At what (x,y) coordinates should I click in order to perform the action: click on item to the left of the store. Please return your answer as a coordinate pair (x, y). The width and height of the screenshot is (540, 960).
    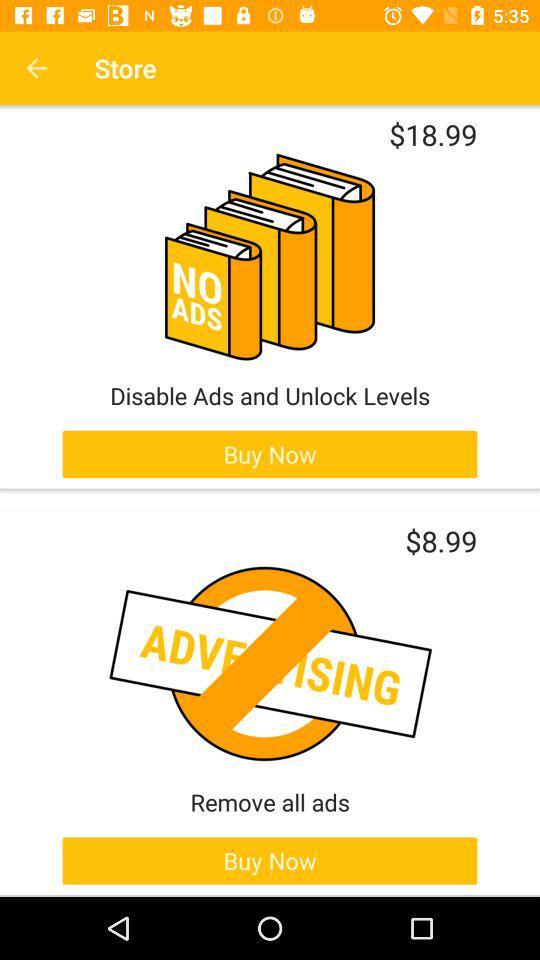
    Looking at the image, I should click on (36, 68).